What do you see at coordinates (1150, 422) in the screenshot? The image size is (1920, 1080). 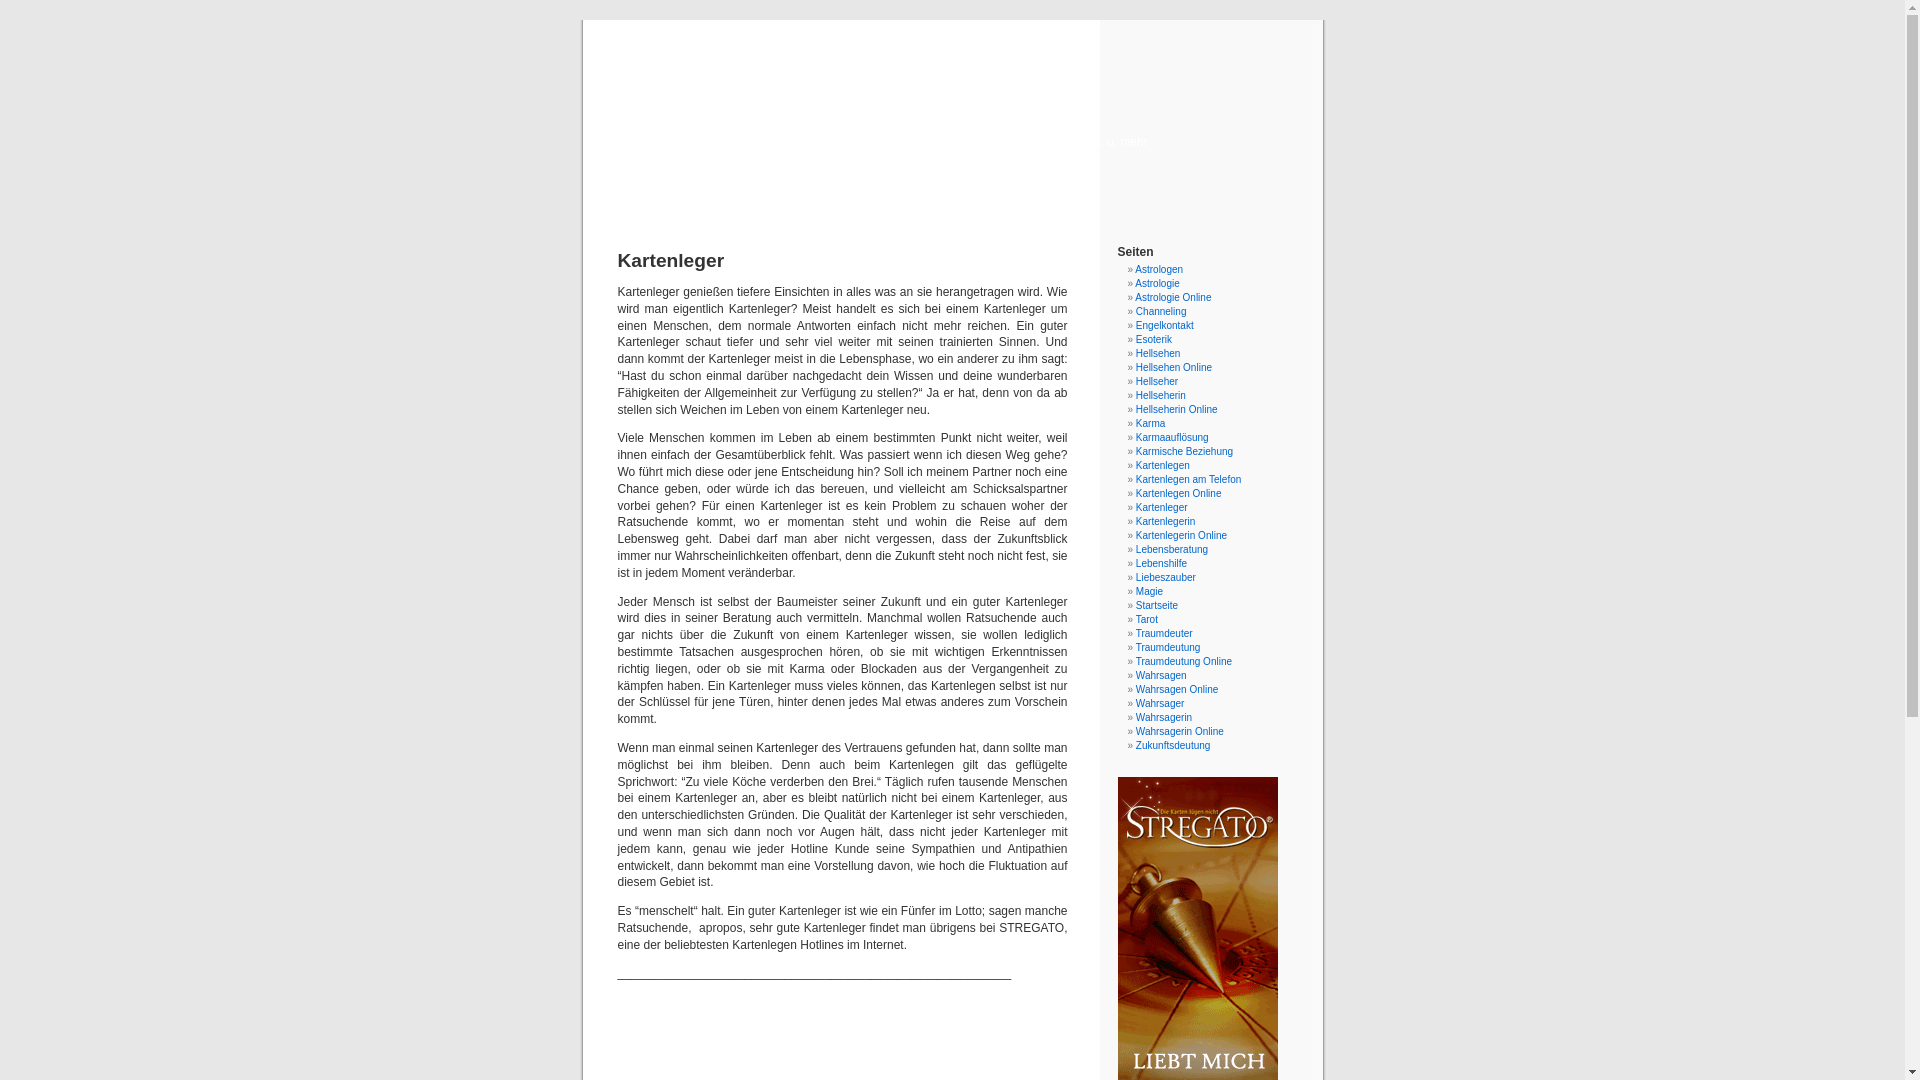 I see `'Karma'` at bounding box center [1150, 422].